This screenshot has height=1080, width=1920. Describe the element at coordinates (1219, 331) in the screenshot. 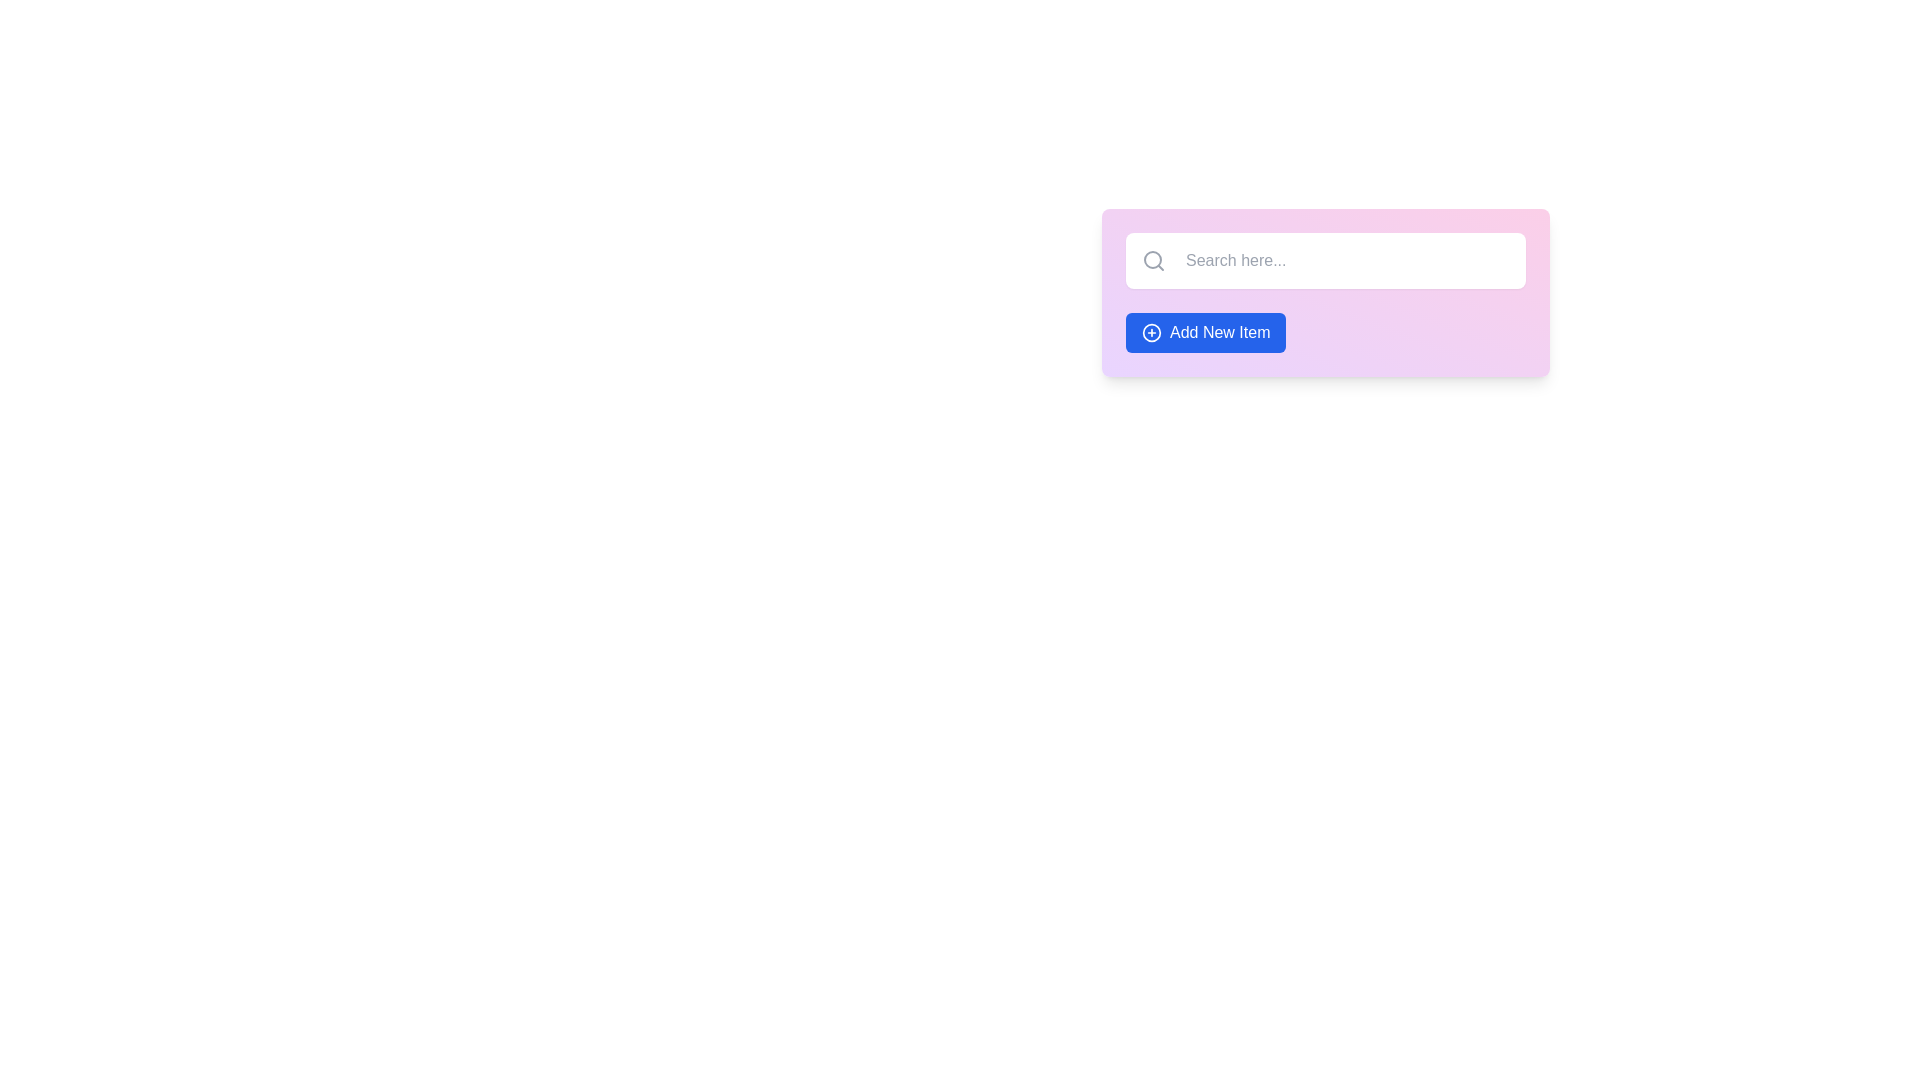

I see `the text label reading 'Add New Item' that is styled with white font on a blue background, which is part of a clickable button located at the bottom-left side of the interface, below the search bar` at that location.